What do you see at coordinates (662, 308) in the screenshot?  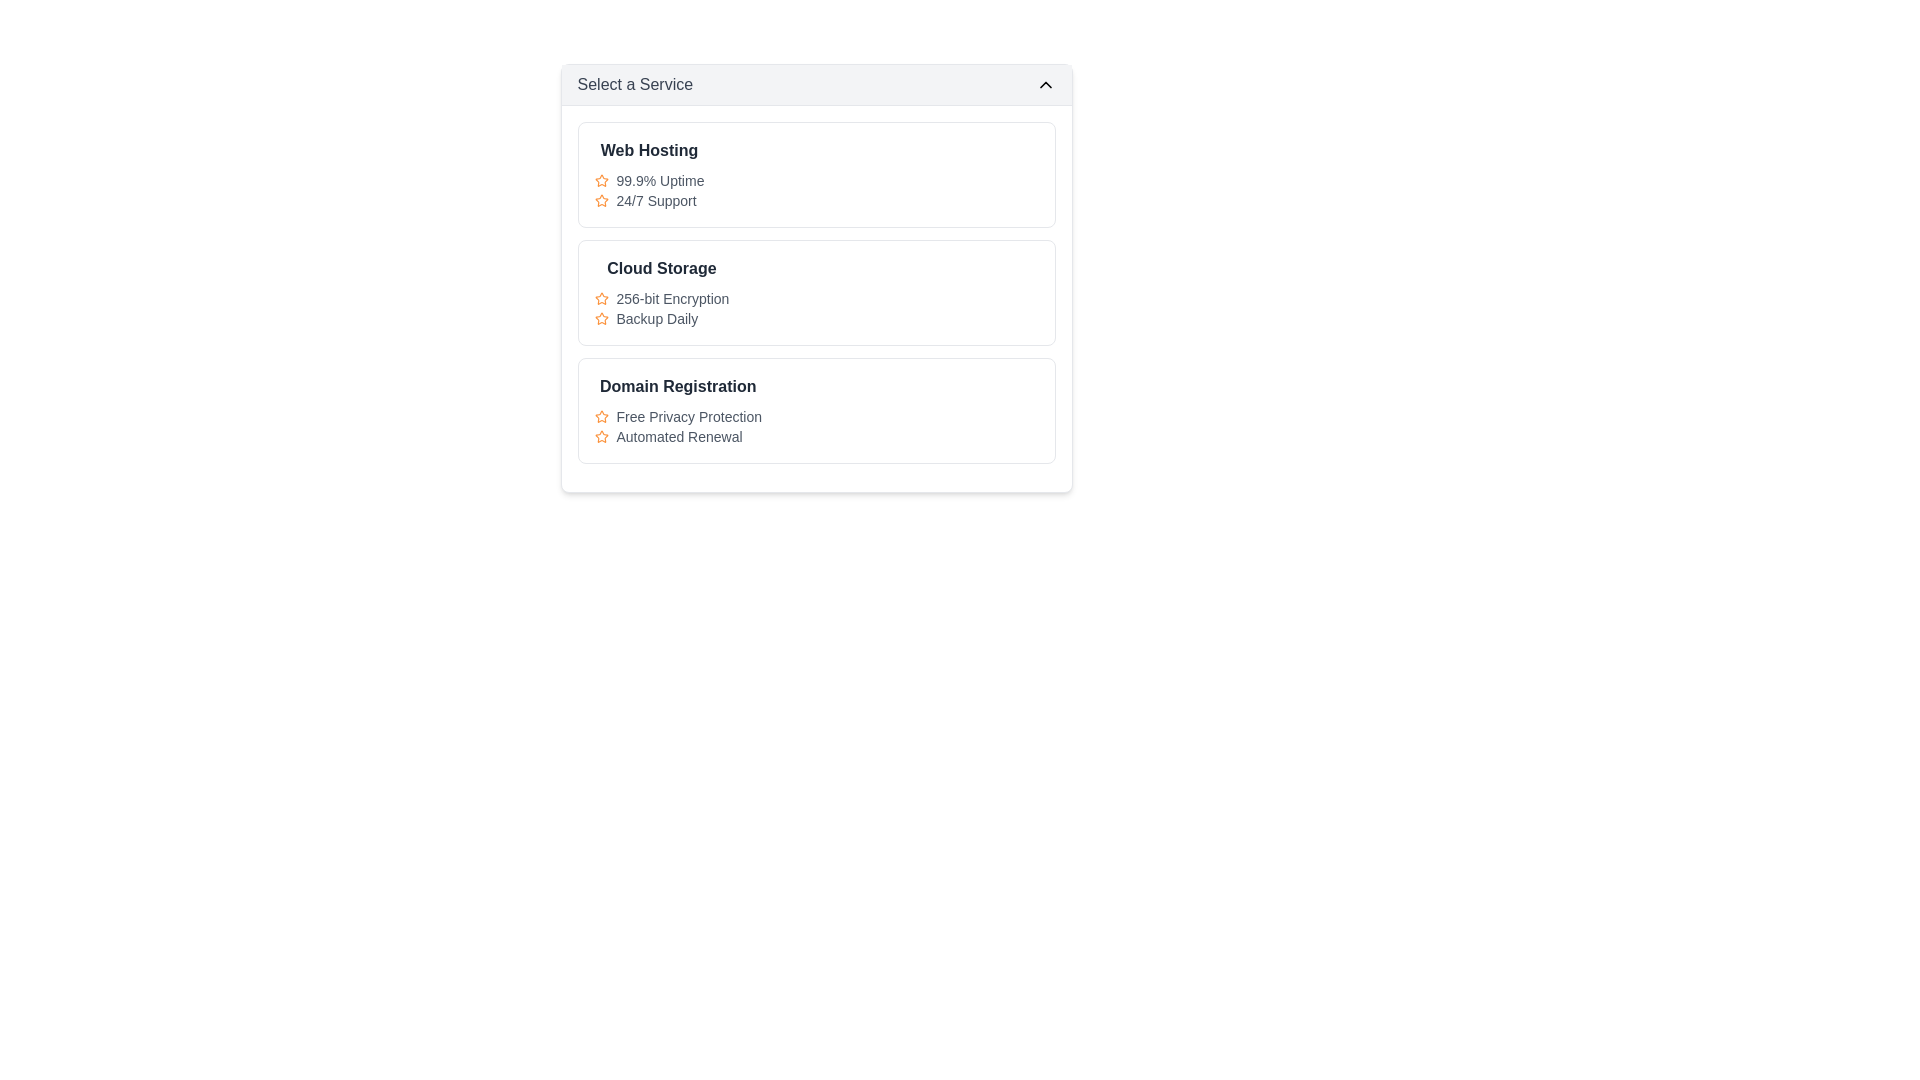 I see `text group labeled '256-bit Encryption' and 'Backup Daily' with star icons, located in the 'Cloud Storage' section to understand the information` at bounding box center [662, 308].